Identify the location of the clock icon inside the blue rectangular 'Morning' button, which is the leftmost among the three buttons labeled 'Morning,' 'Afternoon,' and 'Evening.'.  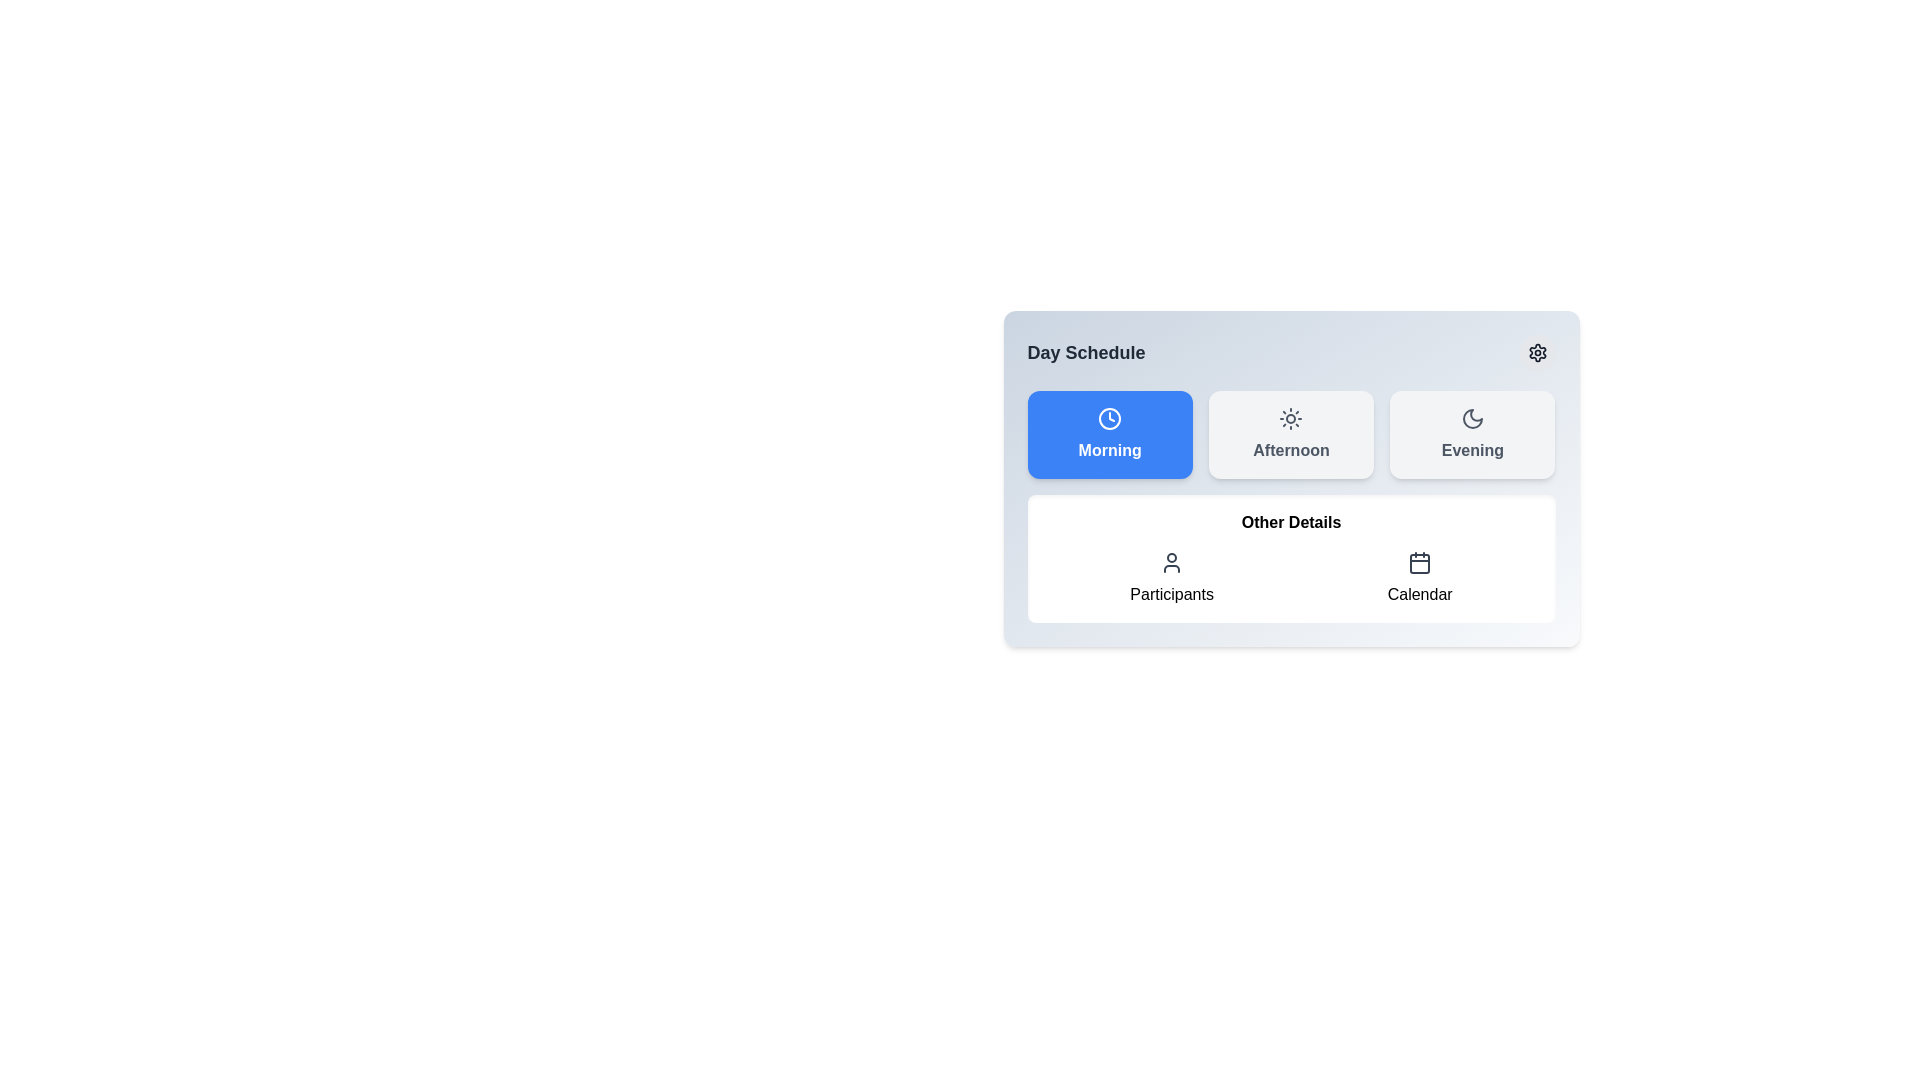
(1109, 418).